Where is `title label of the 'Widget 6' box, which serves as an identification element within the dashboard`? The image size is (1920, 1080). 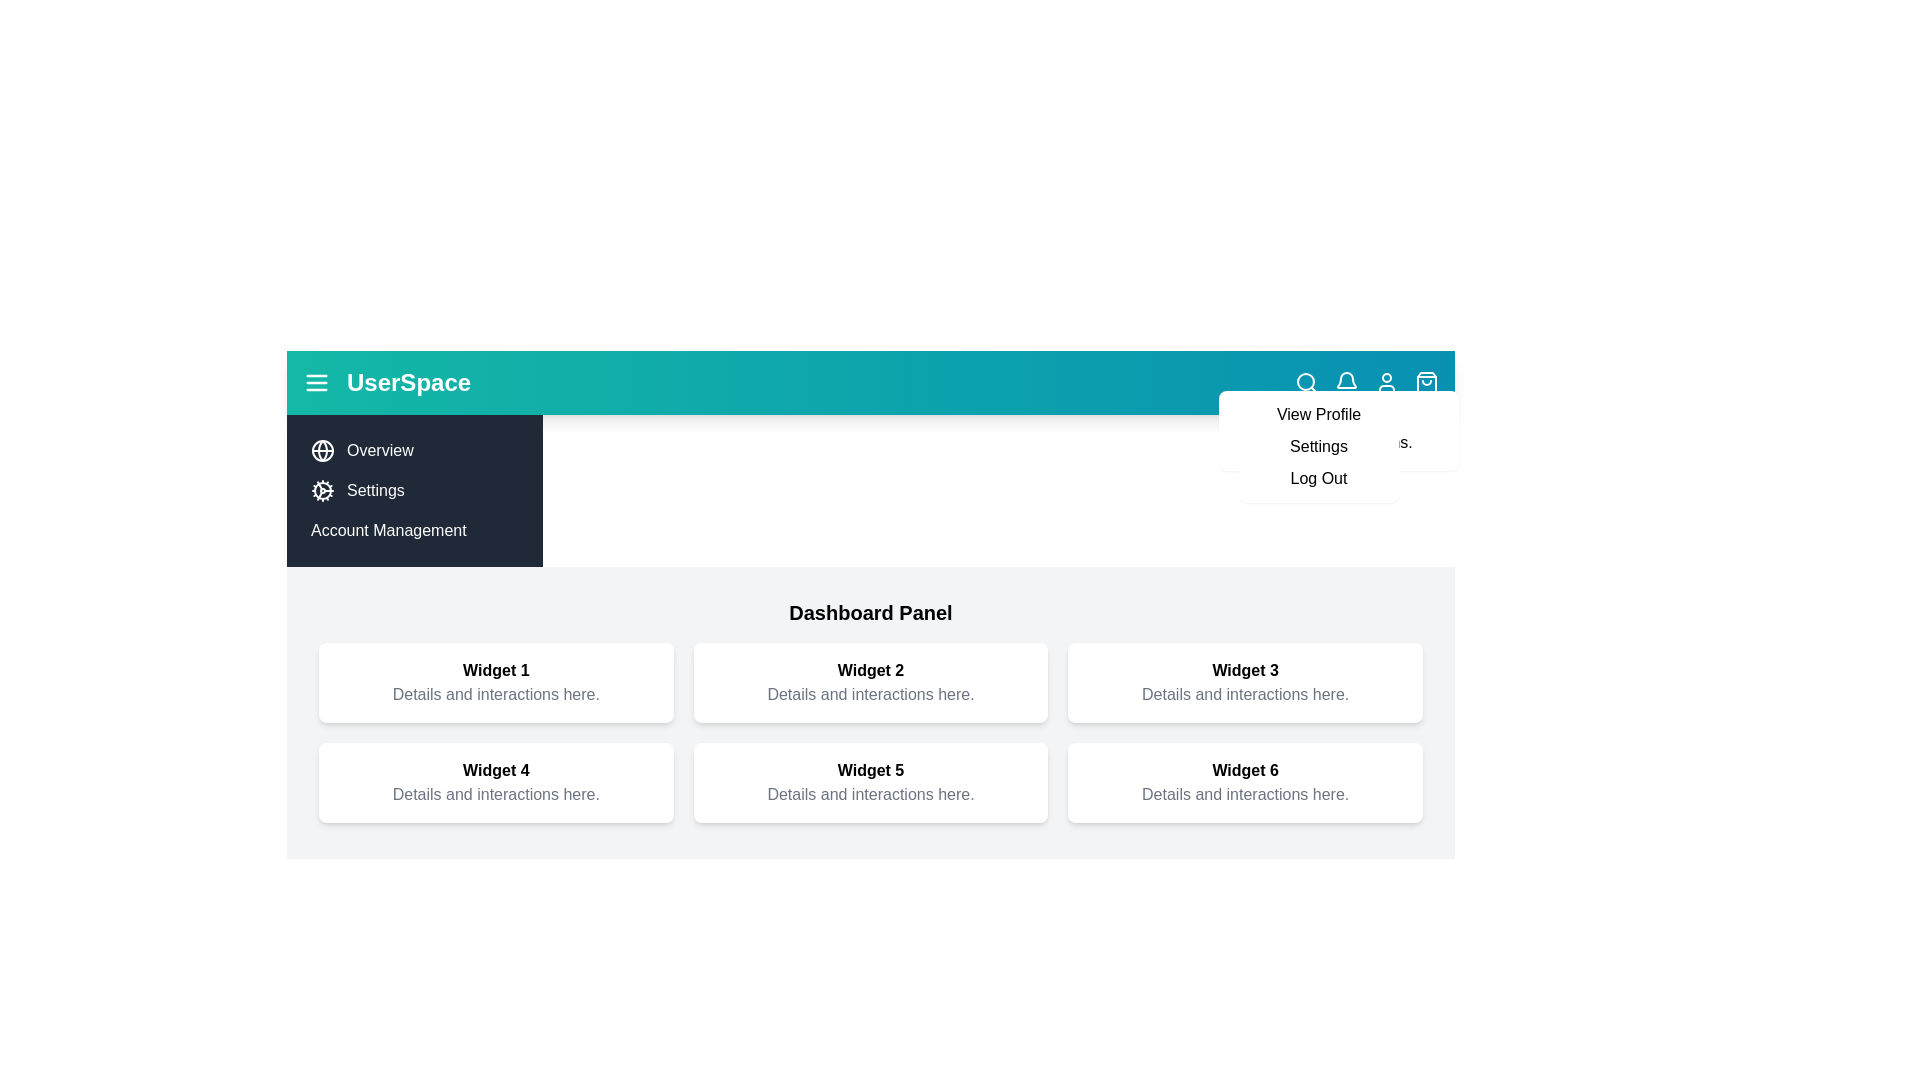 title label of the 'Widget 6' box, which serves as an identification element within the dashboard is located at coordinates (1244, 770).